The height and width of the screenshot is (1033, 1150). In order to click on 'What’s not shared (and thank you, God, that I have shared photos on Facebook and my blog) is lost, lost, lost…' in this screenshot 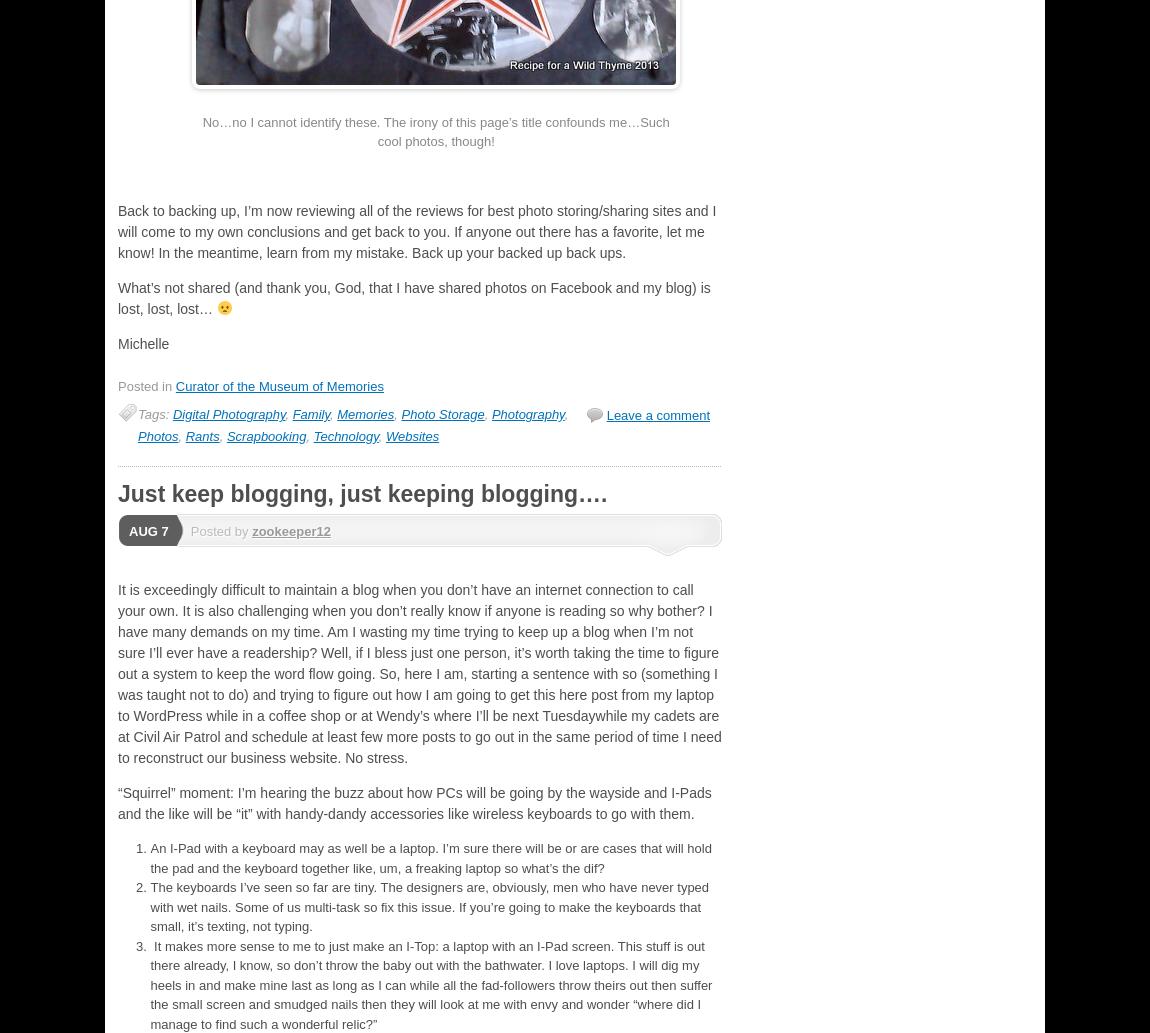, I will do `click(414, 296)`.